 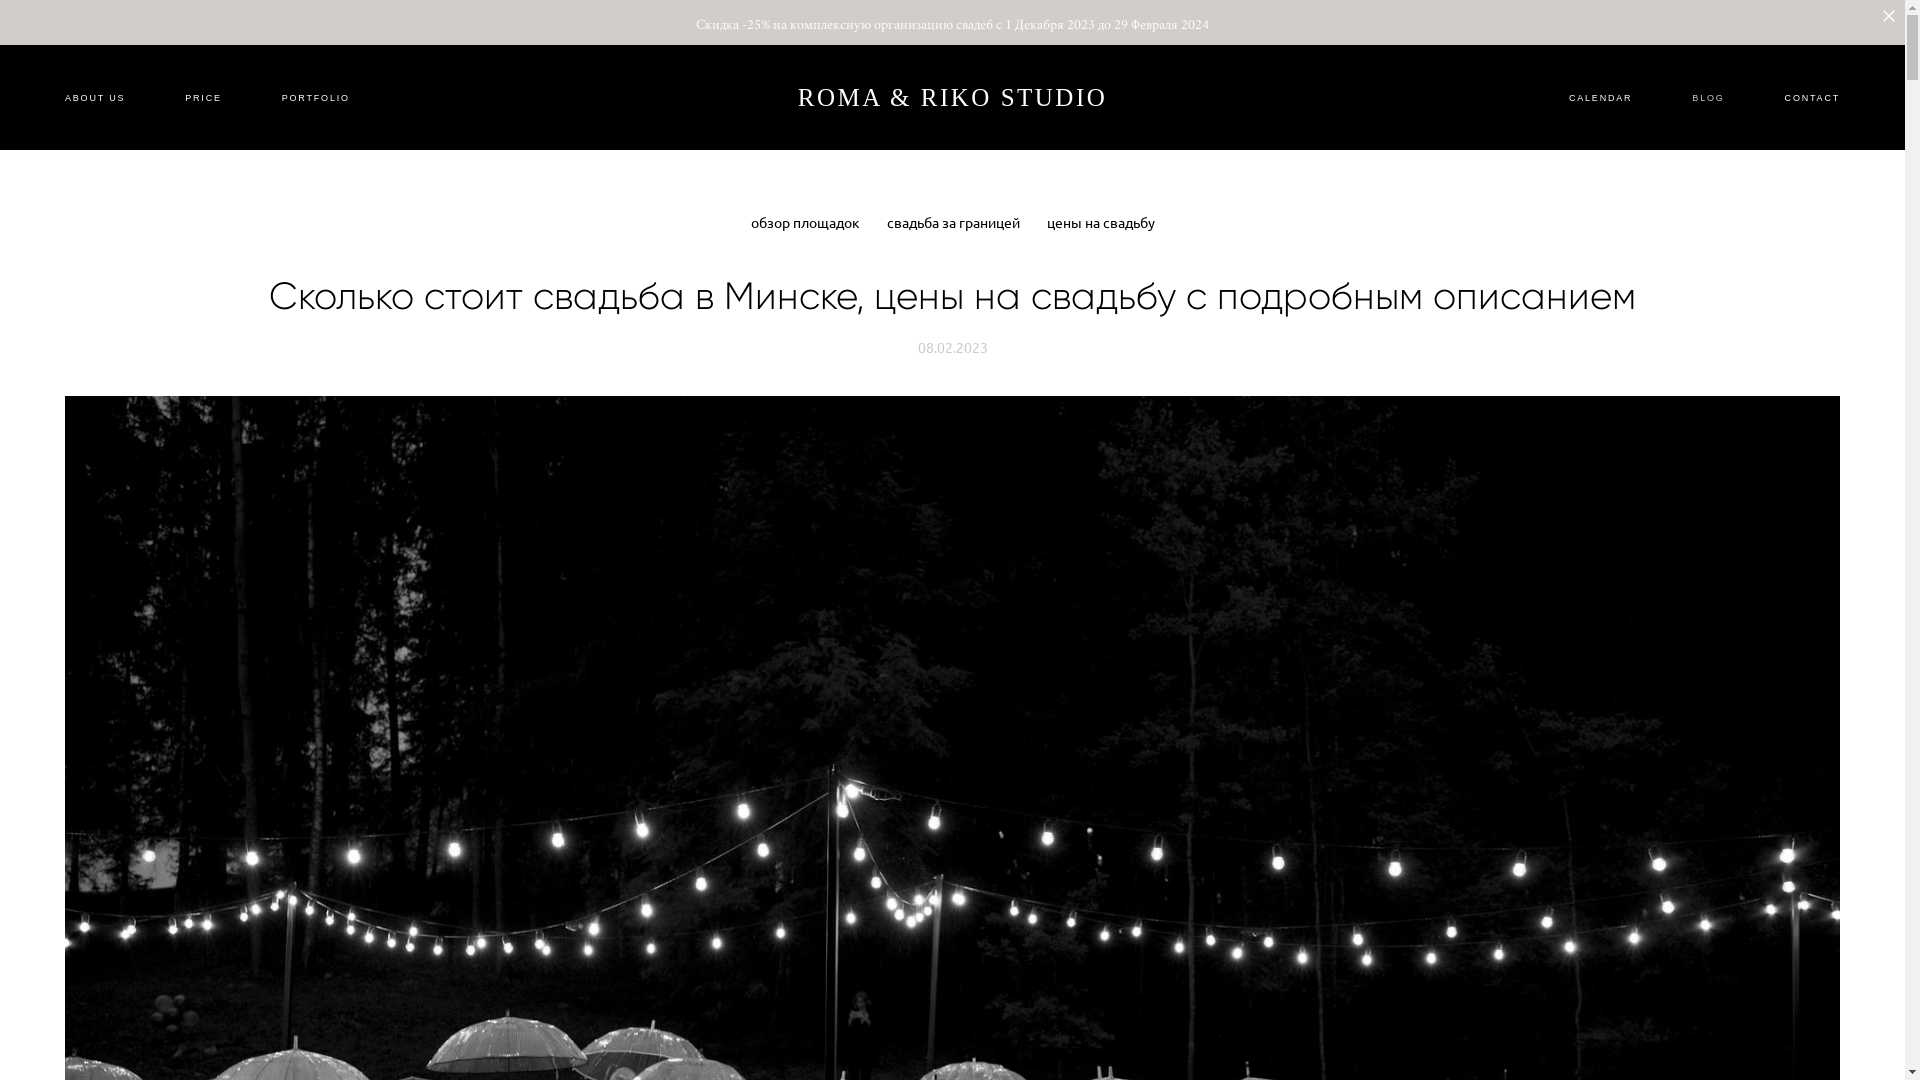 I want to click on 'CONTACT', so click(x=1785, y=97).